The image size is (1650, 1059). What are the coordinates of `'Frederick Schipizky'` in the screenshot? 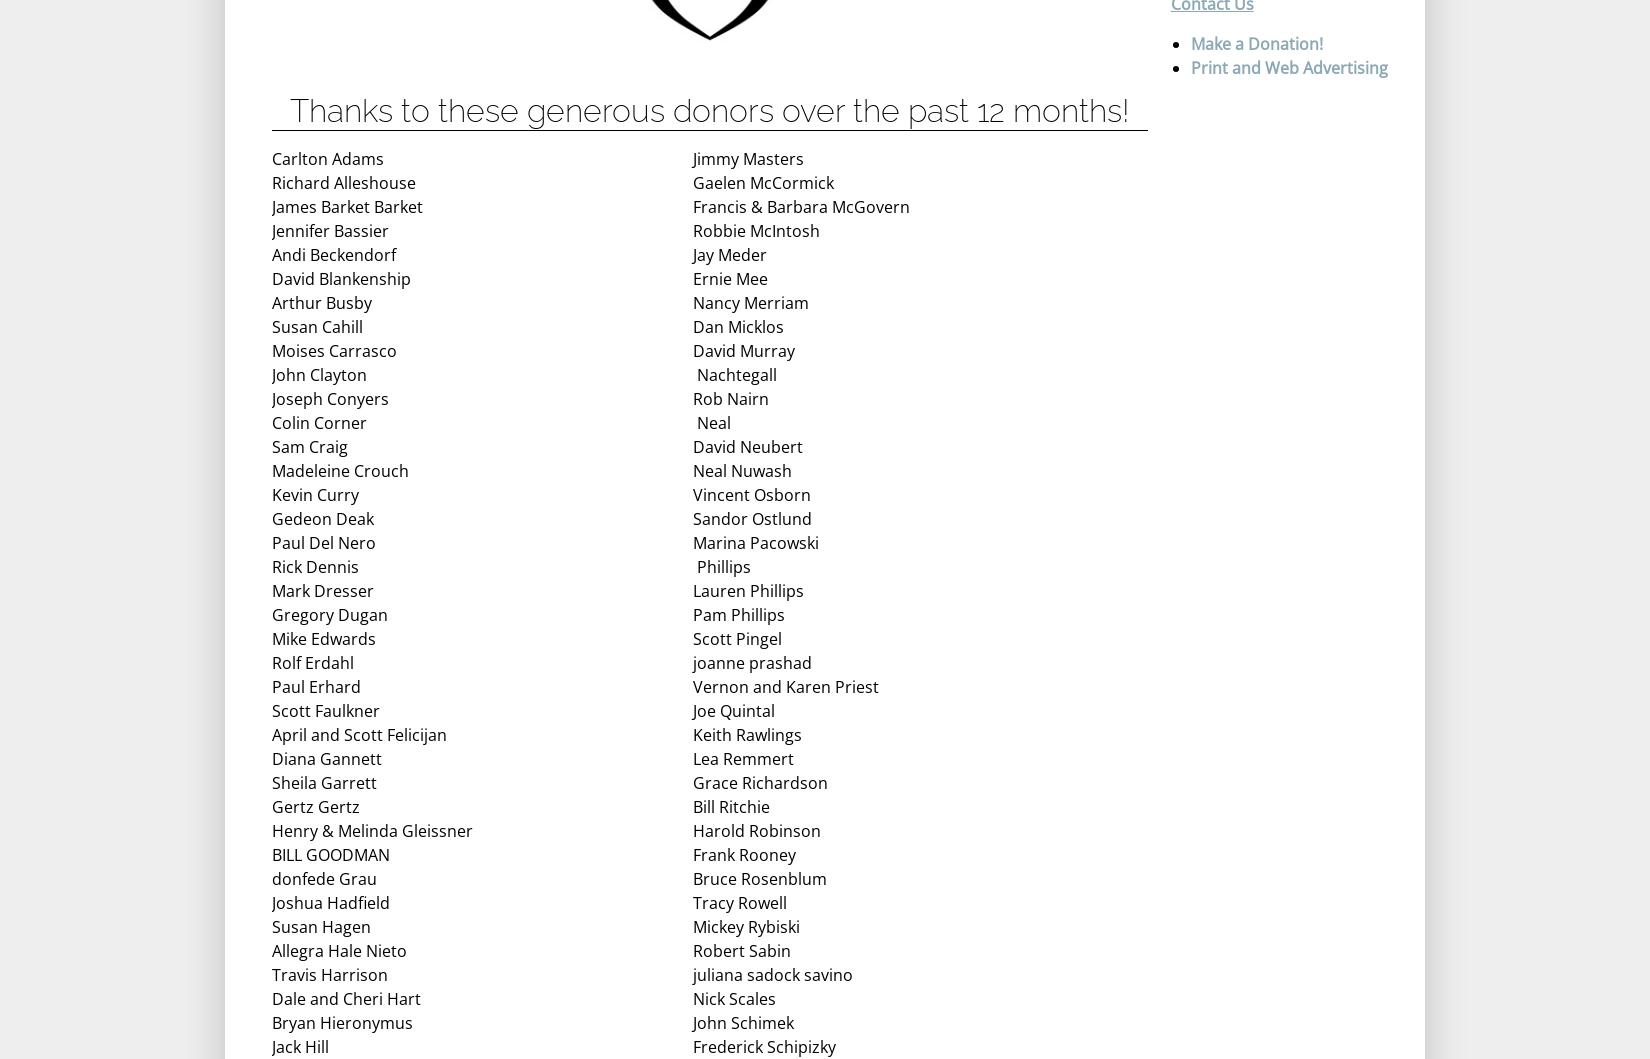 It's located at (763, 1046).